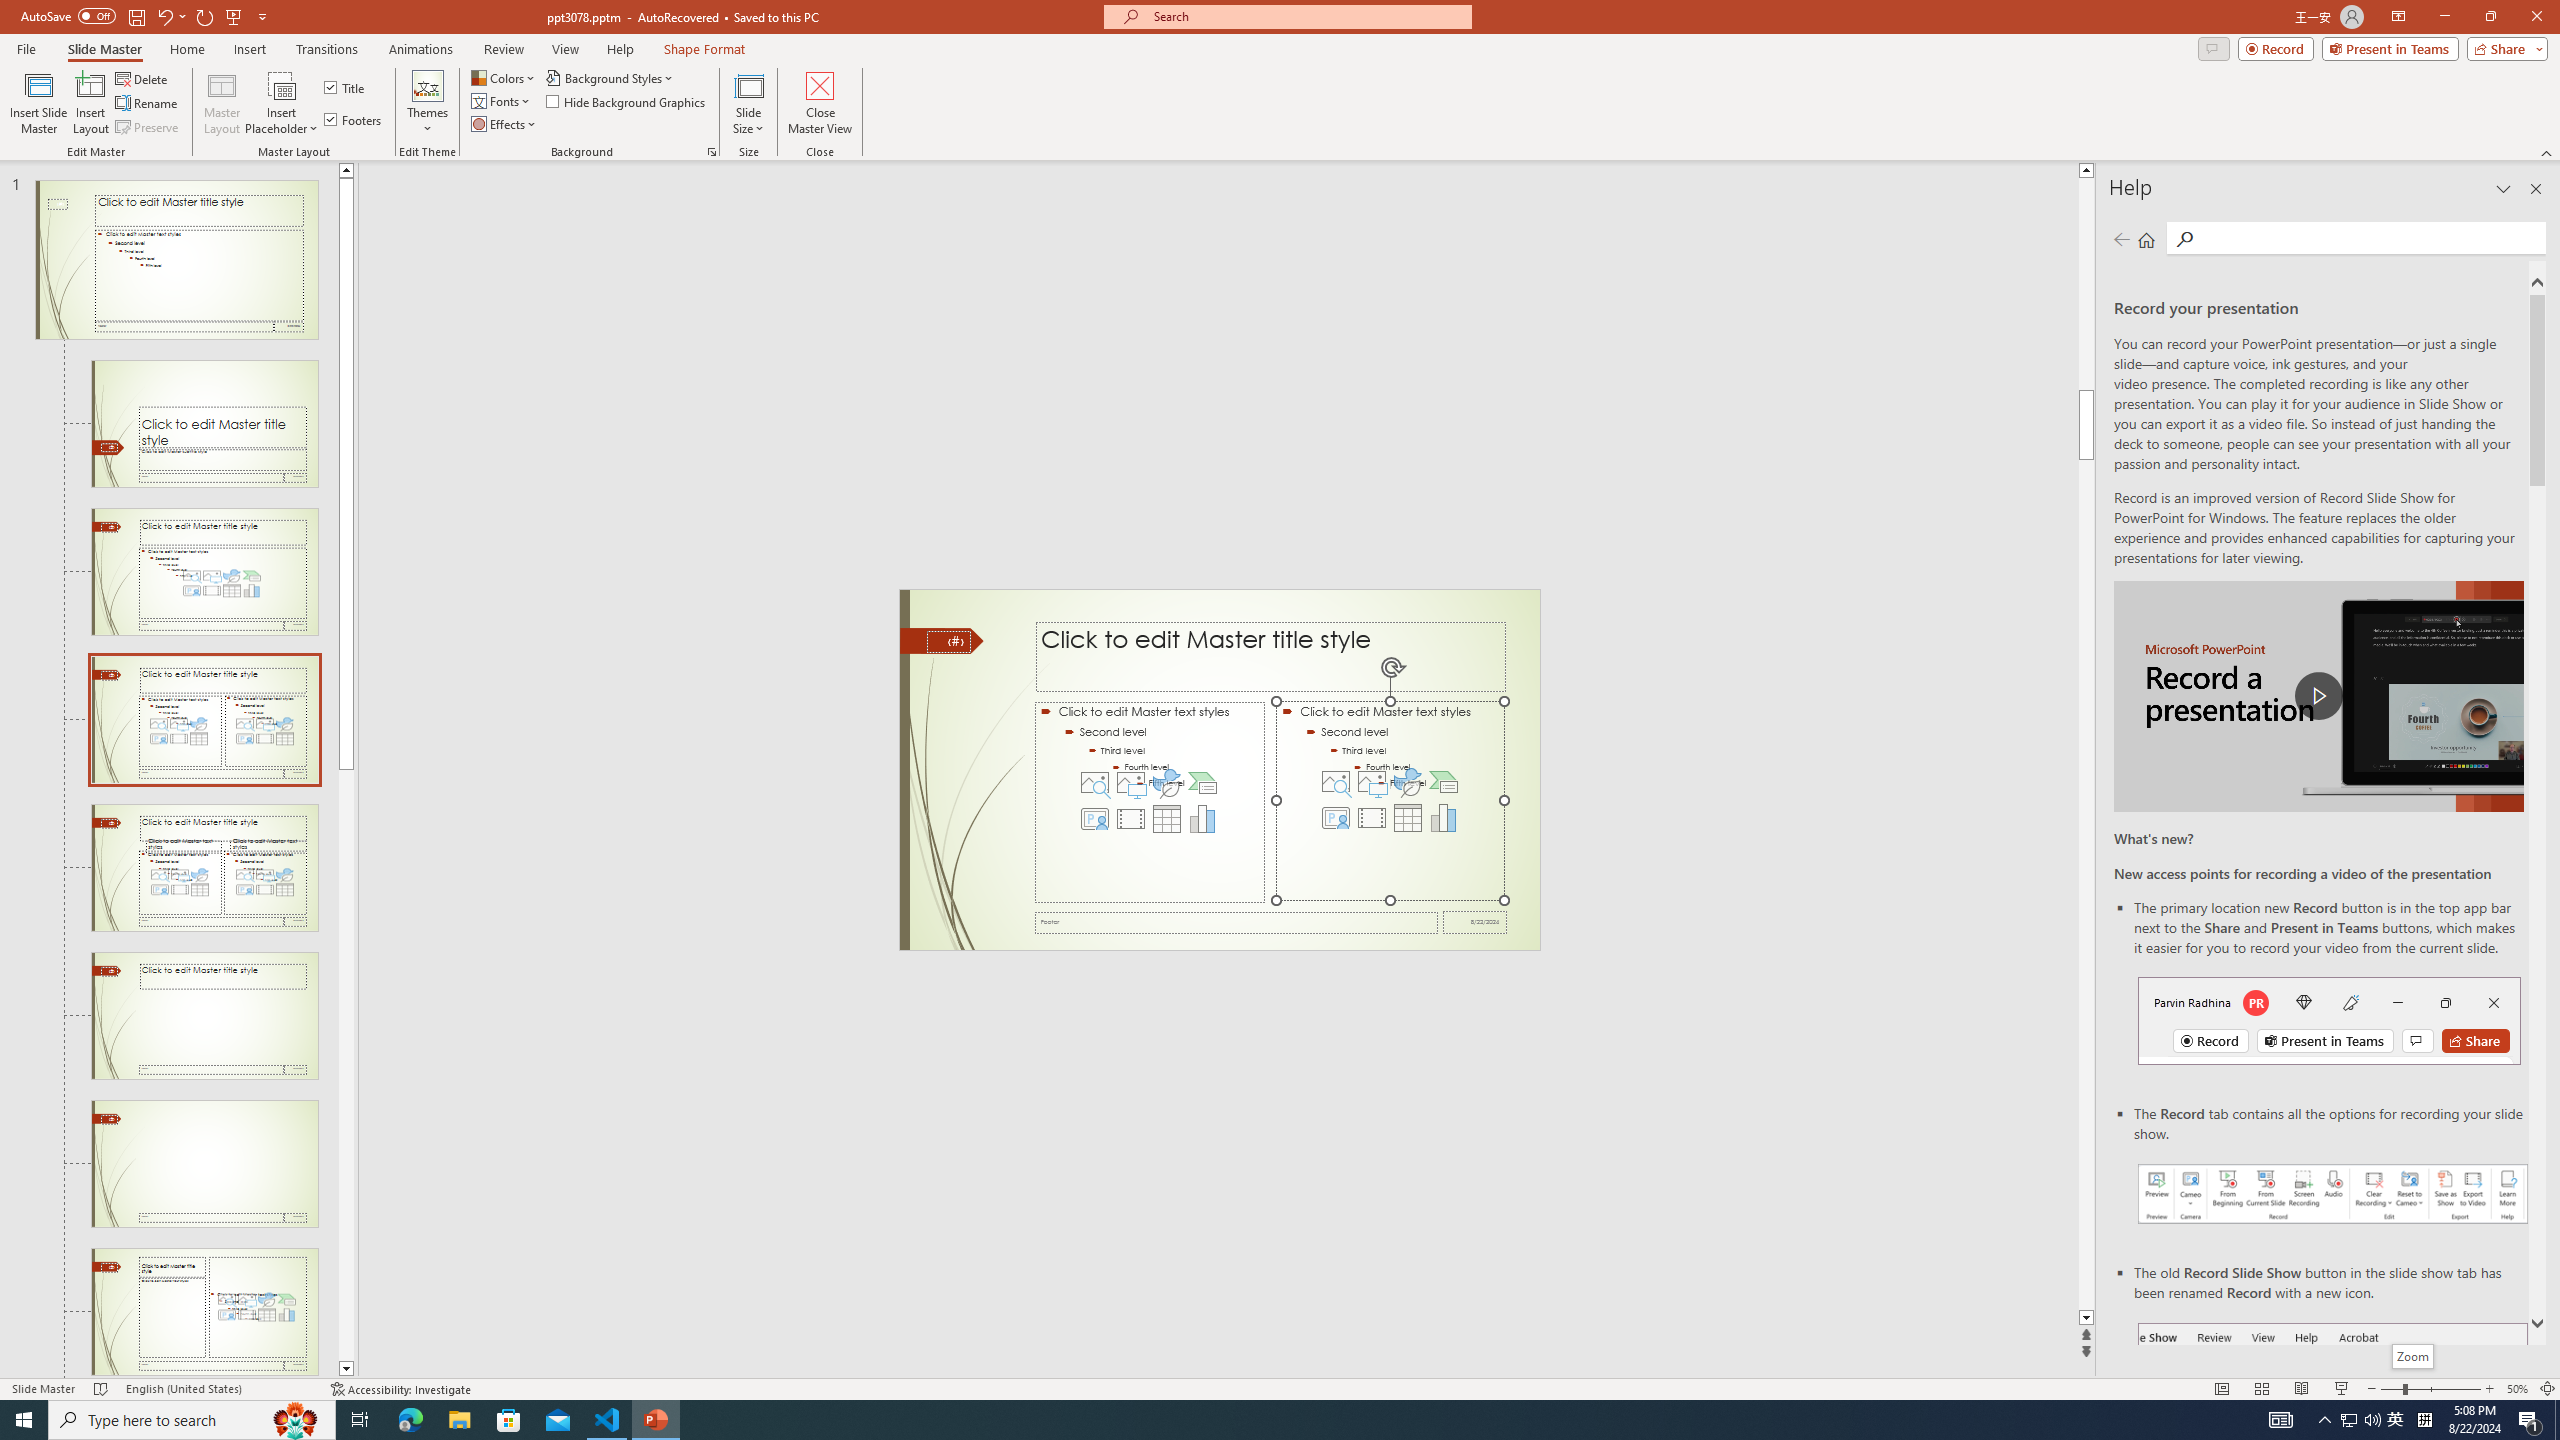 The image size is (2560, 1440). I want to click on 'Insert Slide Master', so click(37, 103).